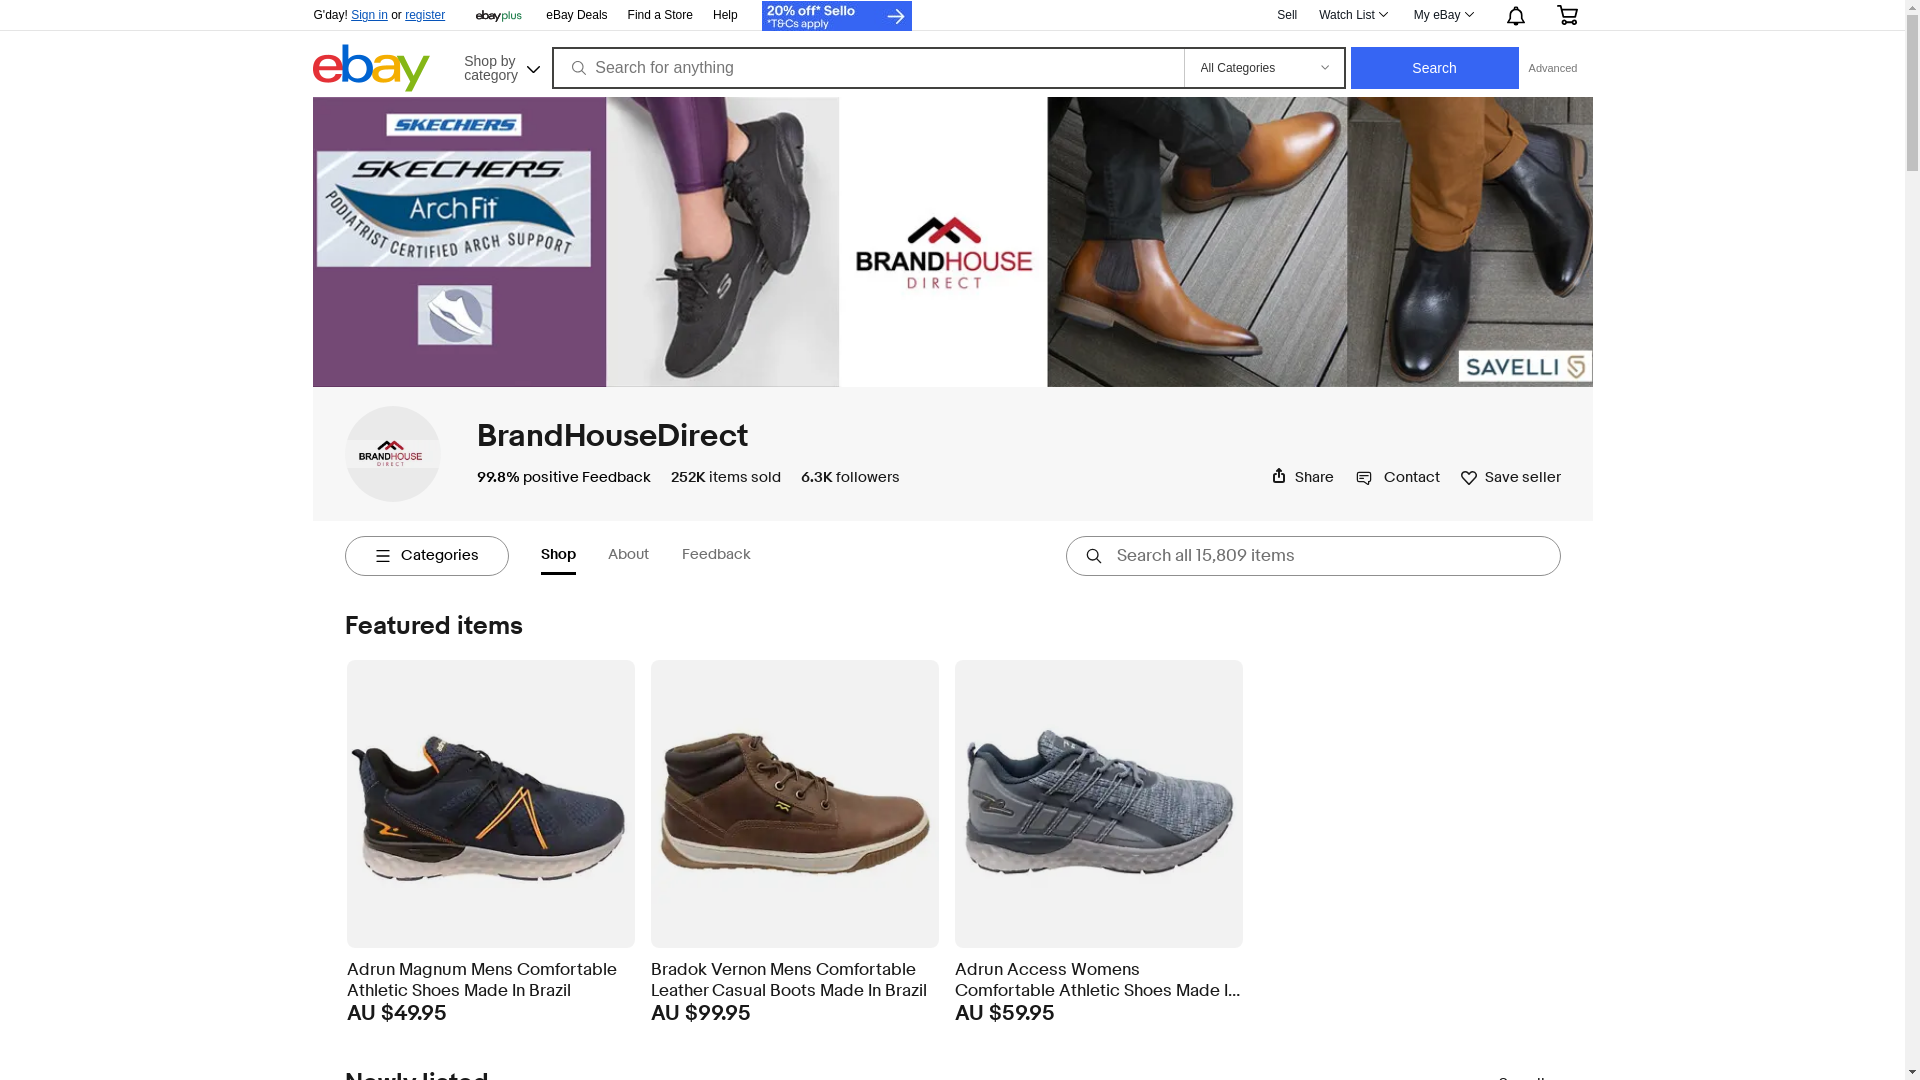 The height and width of the screenshot is (1080, 1920). I want to click on 'Help', so click(724, 15).